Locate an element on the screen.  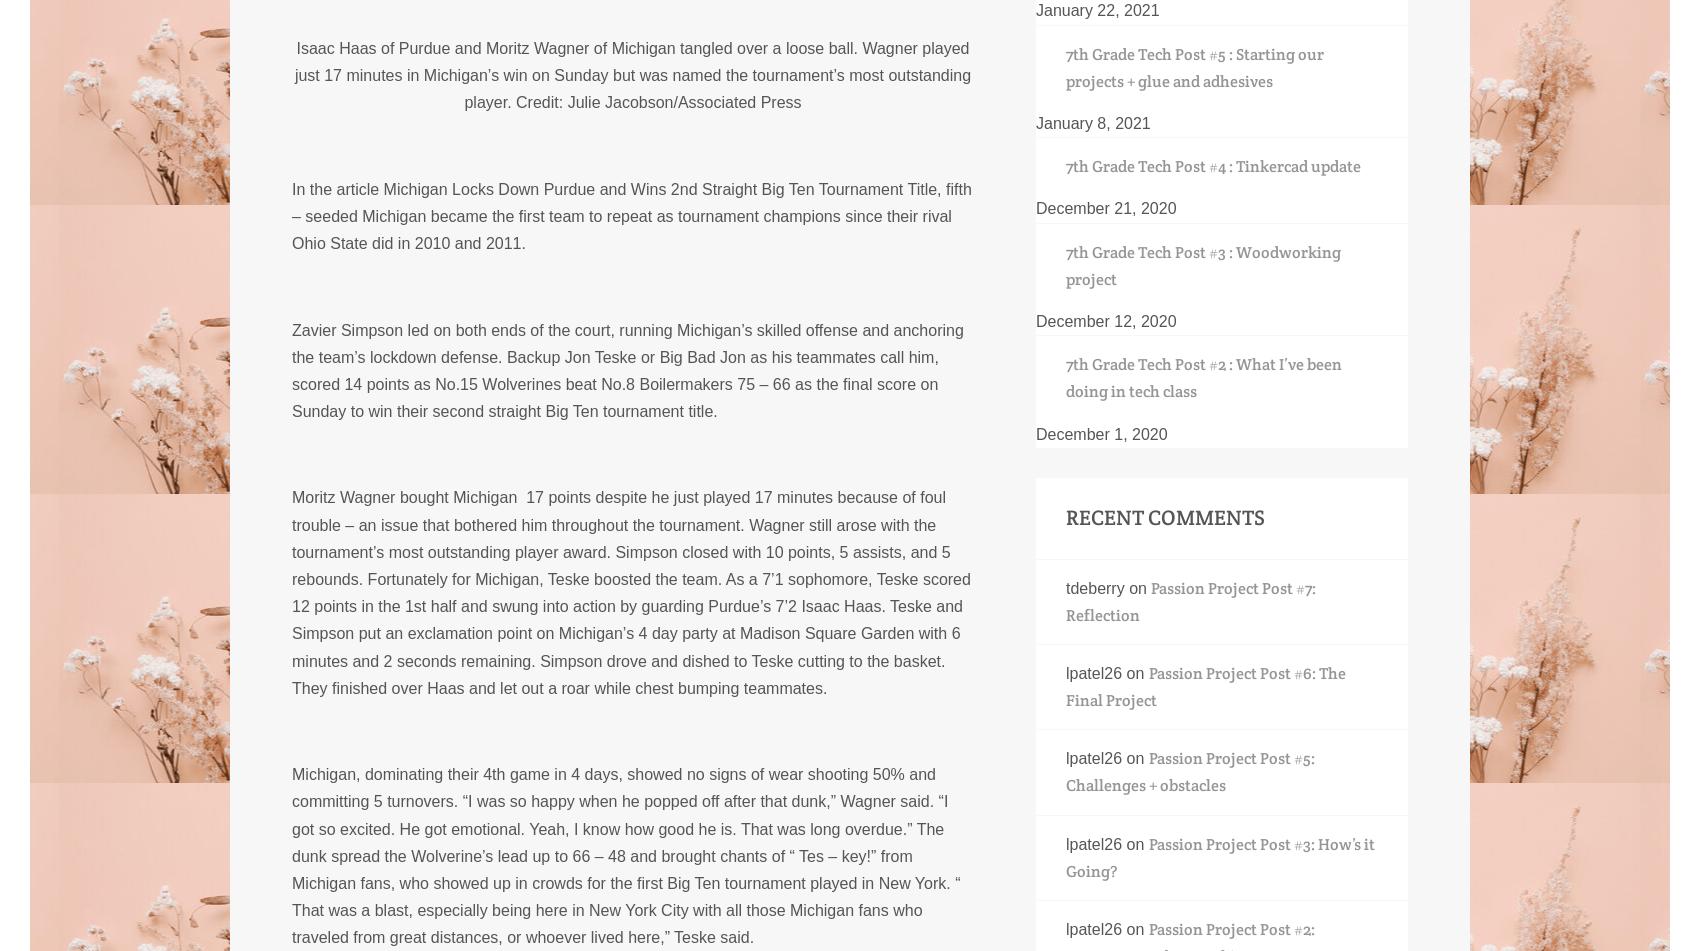
'December 1, 2020' is located at coordinates (1034, 433).